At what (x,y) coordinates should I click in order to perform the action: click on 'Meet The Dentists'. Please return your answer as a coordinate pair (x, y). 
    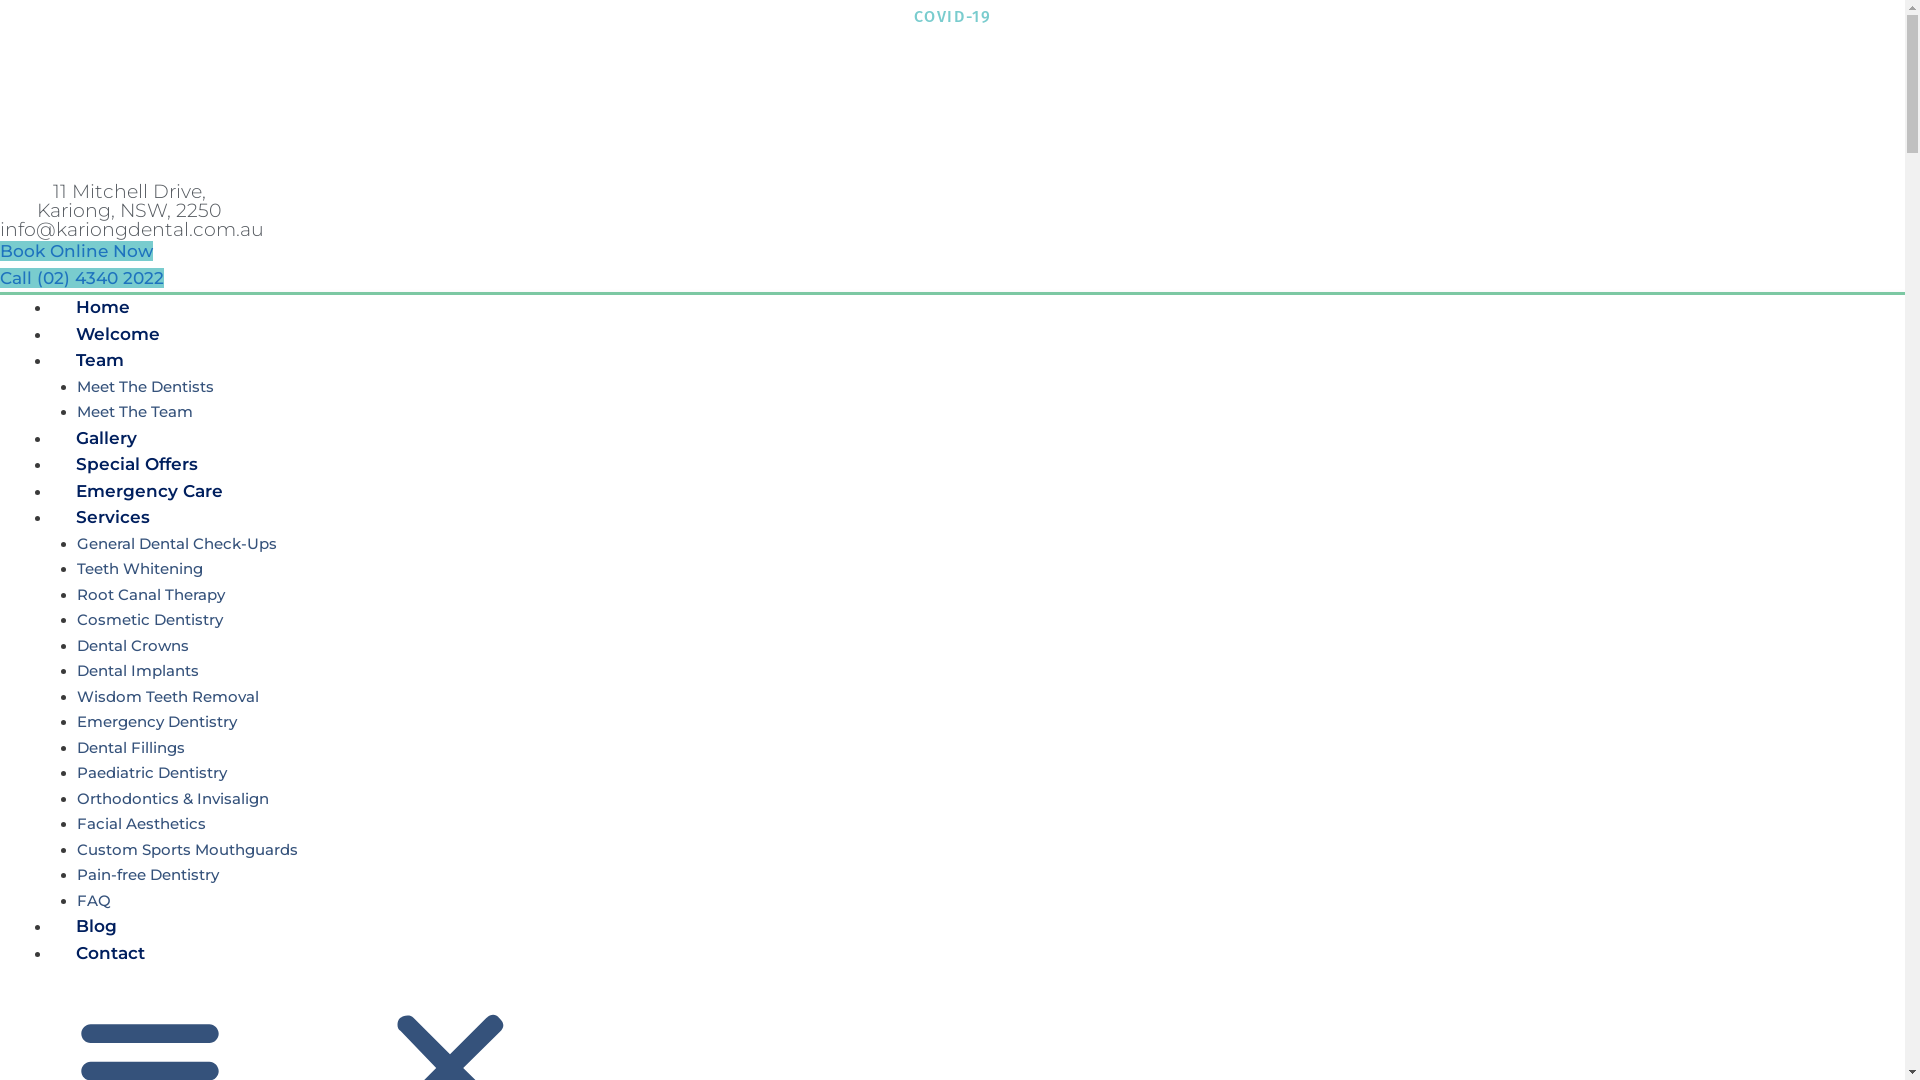
    Looking at the image, I should click on (143, 385).